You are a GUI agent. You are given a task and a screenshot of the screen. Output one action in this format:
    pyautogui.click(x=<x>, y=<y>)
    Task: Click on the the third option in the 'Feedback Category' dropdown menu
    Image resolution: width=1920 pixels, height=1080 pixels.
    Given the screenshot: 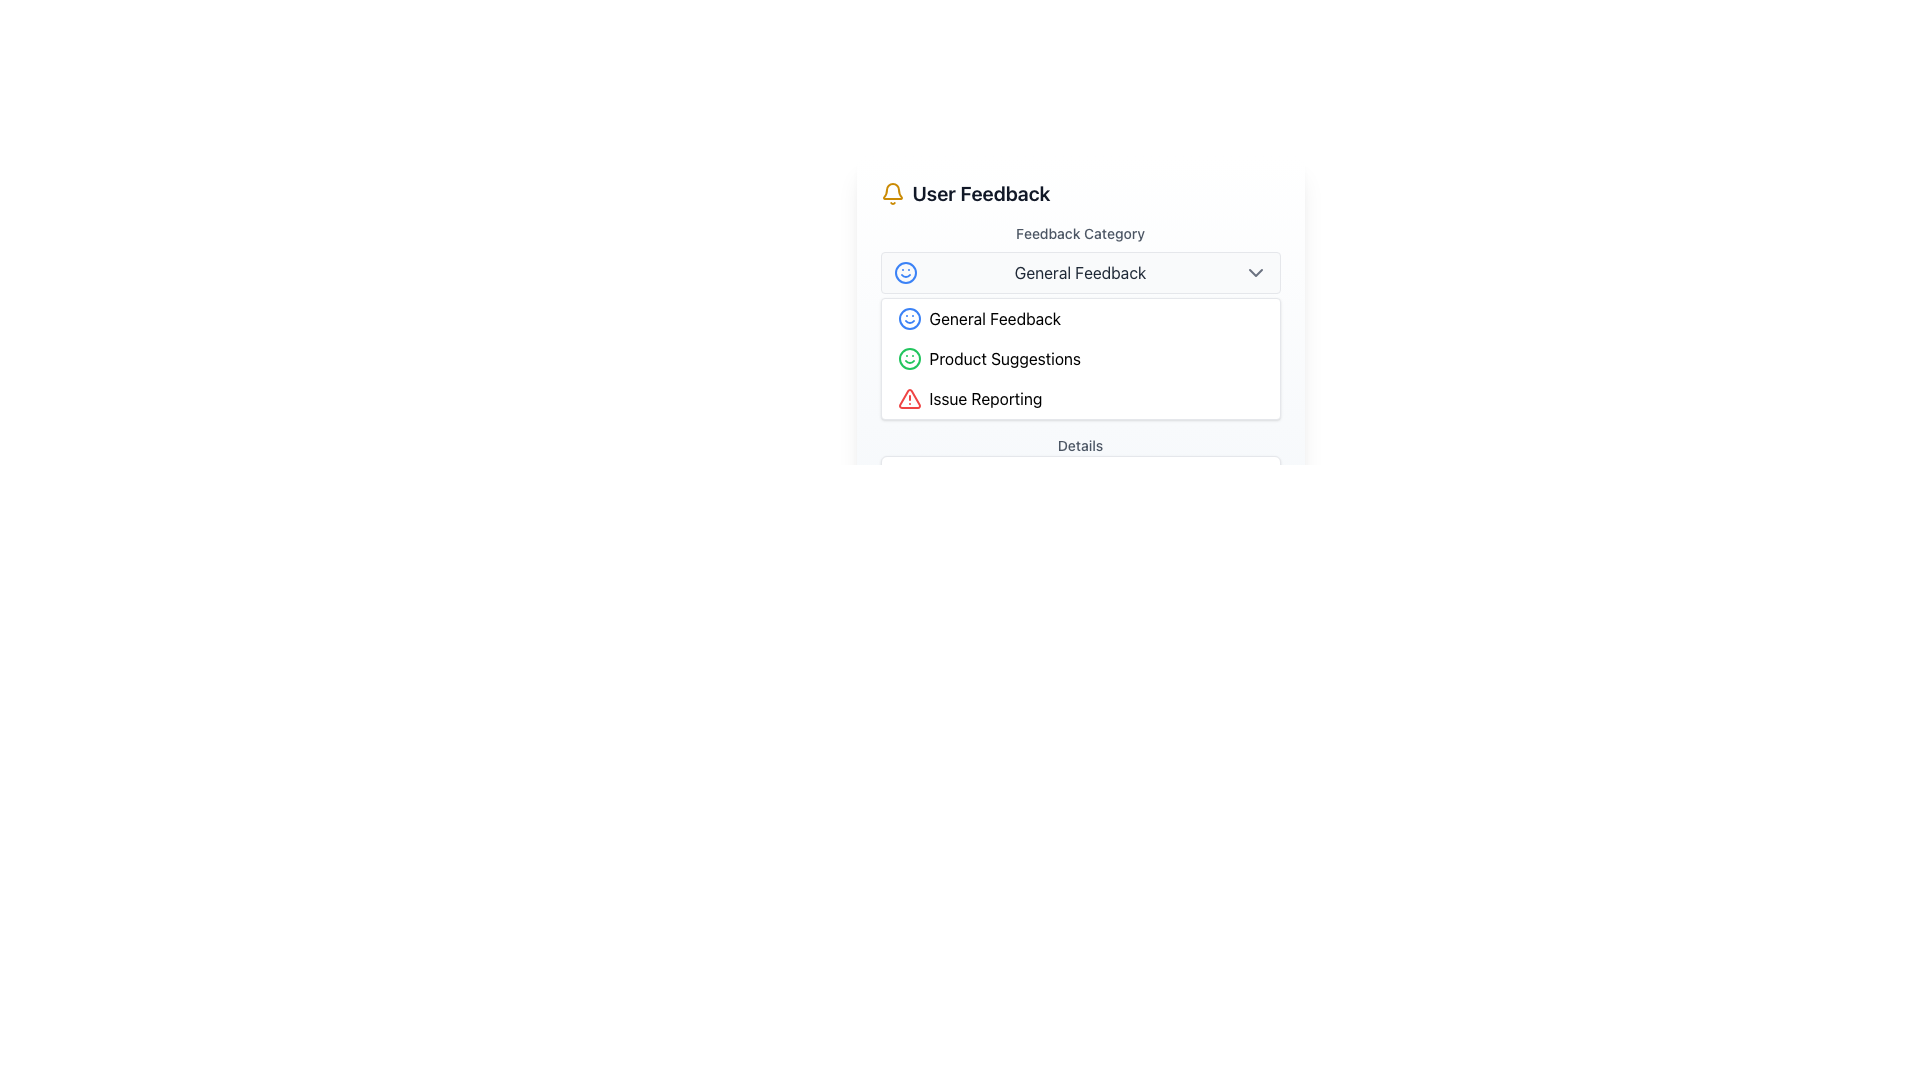 What is the action you would take?
    pyautogui.click(x=985, y=398)
    